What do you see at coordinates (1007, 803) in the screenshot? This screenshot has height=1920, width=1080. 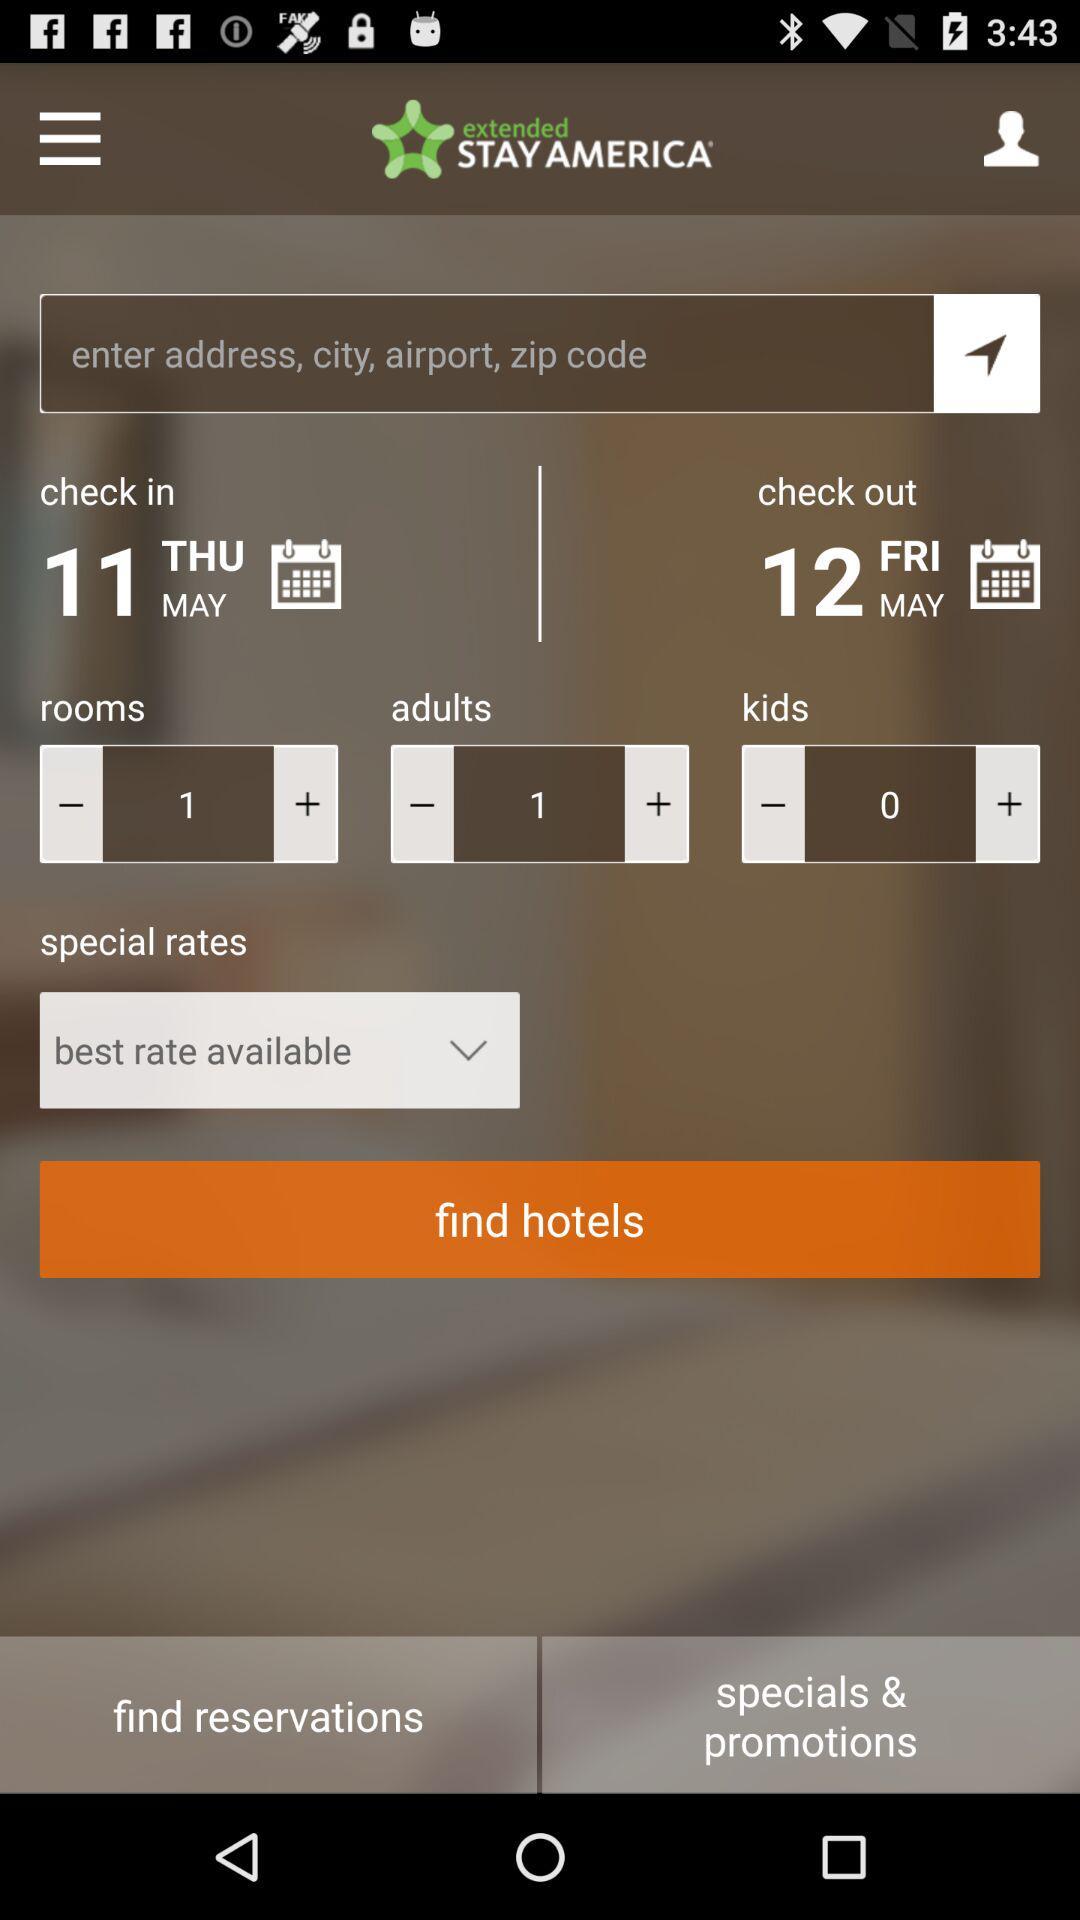 I see `increase number of children for stay` at bounding box center [1007, 803].